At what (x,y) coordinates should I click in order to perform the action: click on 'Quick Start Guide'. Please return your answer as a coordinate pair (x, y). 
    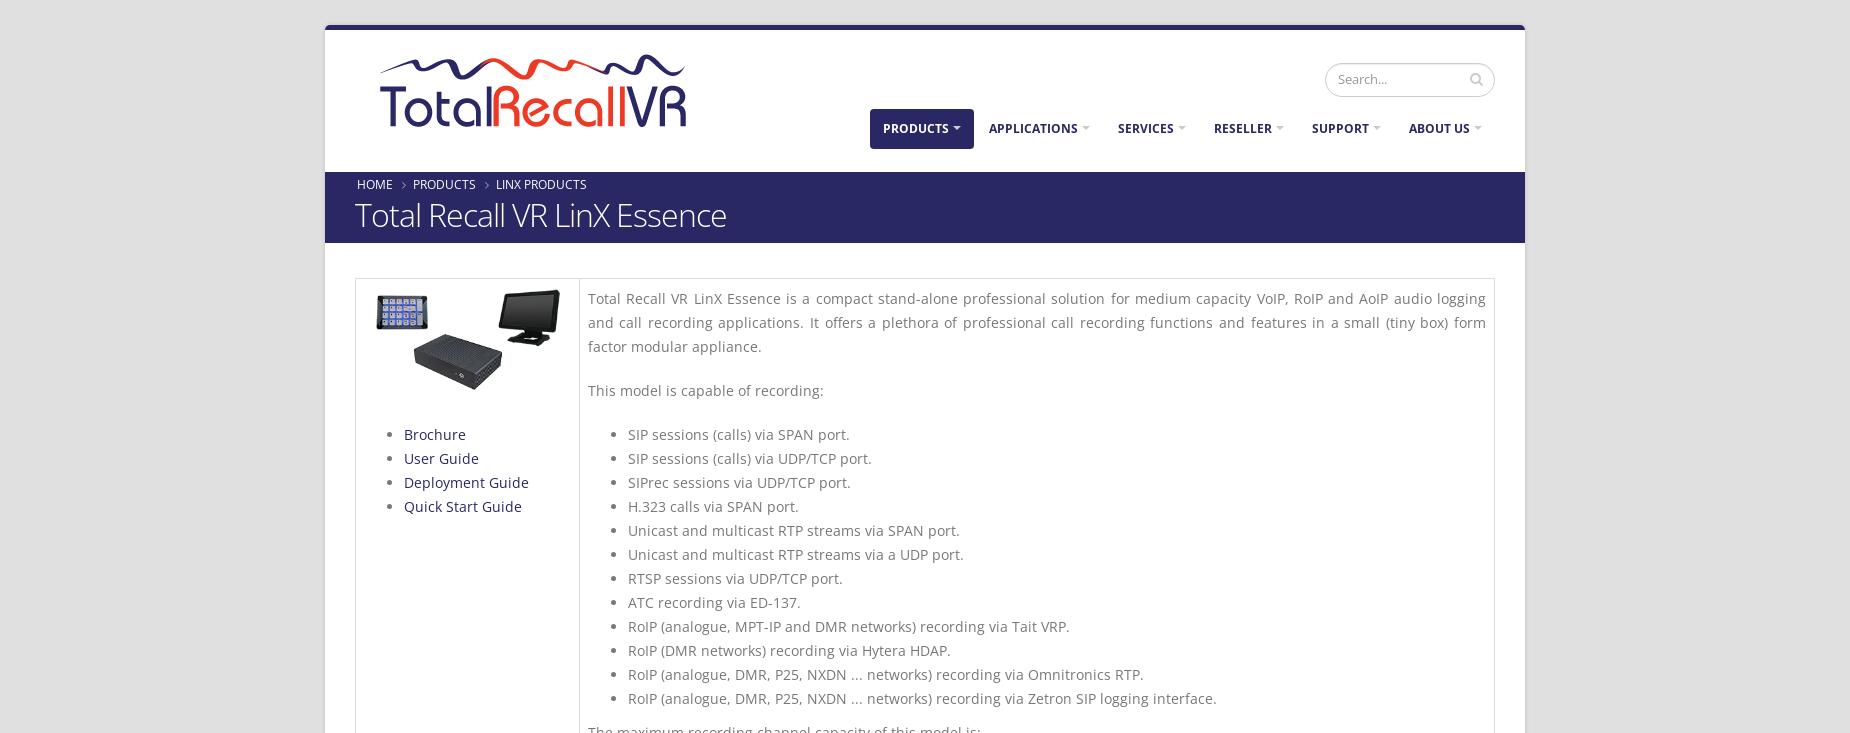
    Looking at the image, I should click on (403, 505).